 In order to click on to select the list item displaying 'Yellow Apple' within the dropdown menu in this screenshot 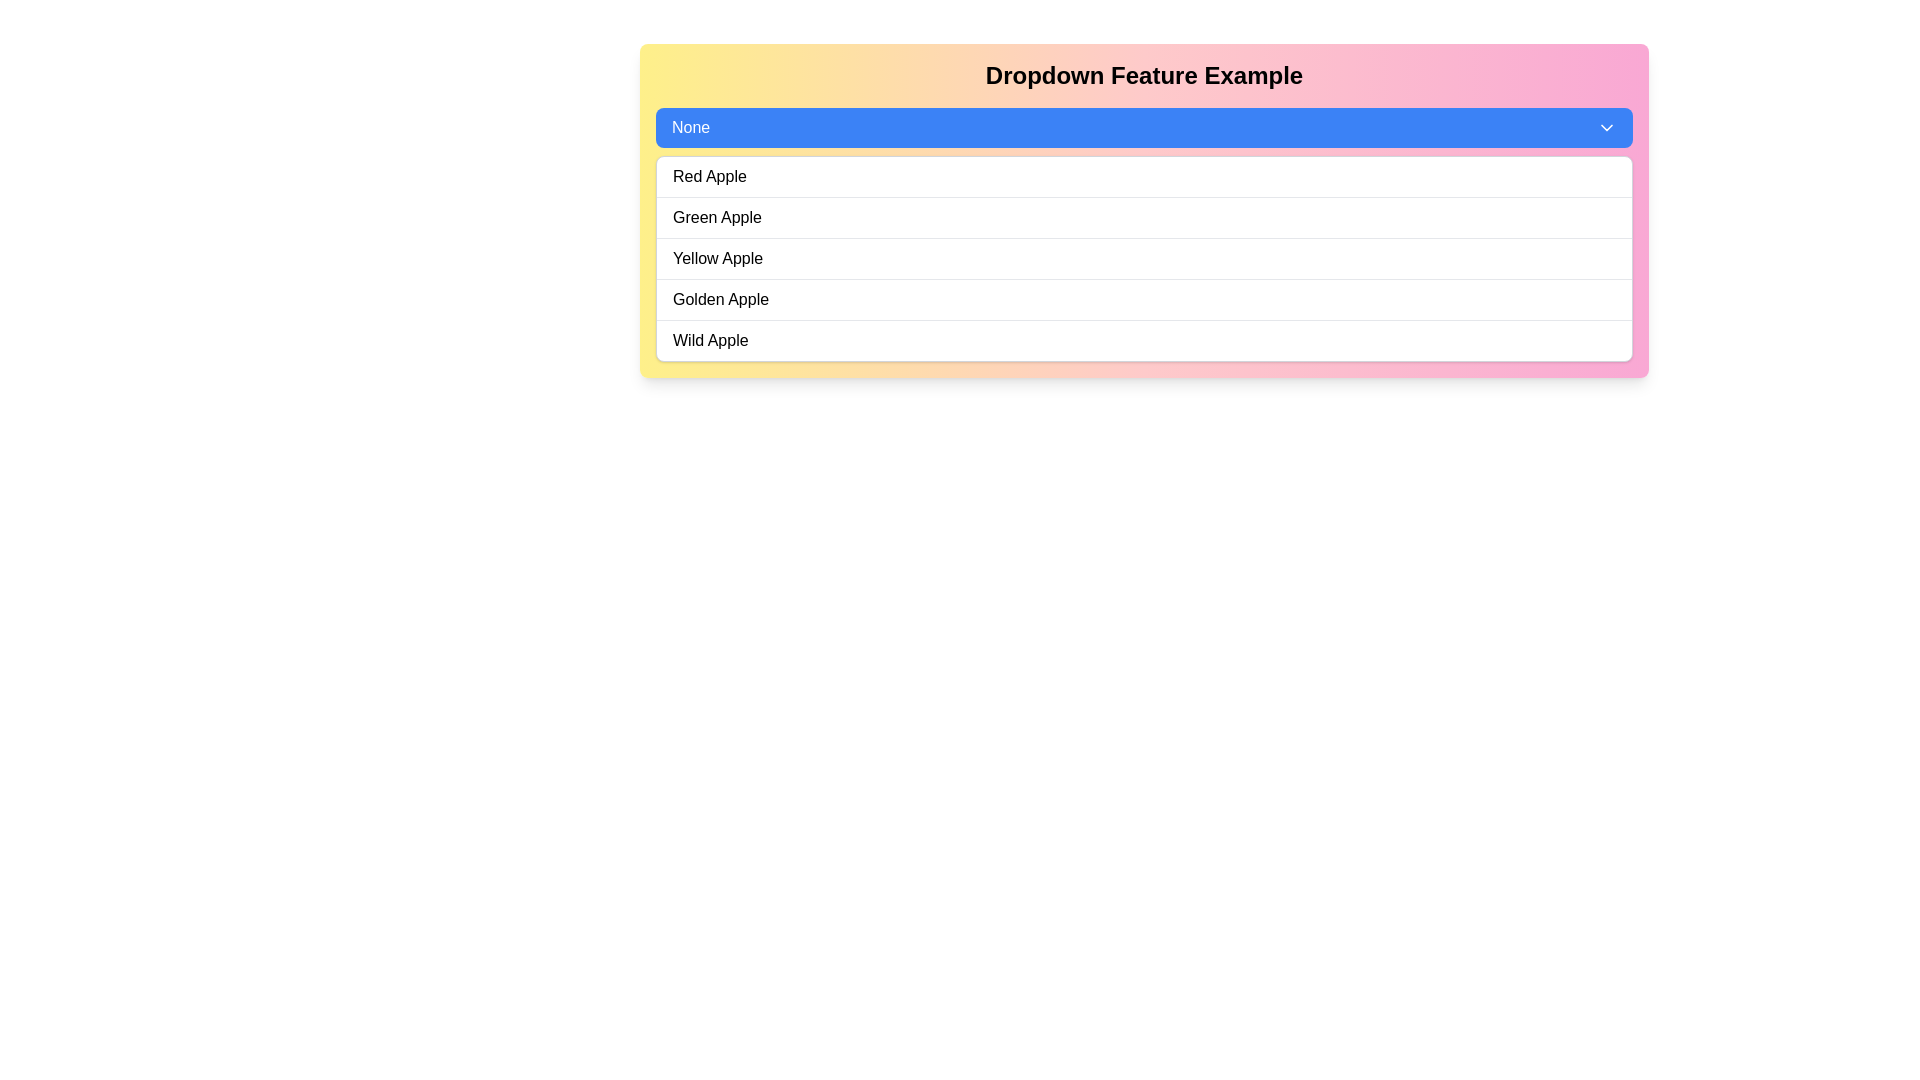, I will do `click(1144, 257)`.